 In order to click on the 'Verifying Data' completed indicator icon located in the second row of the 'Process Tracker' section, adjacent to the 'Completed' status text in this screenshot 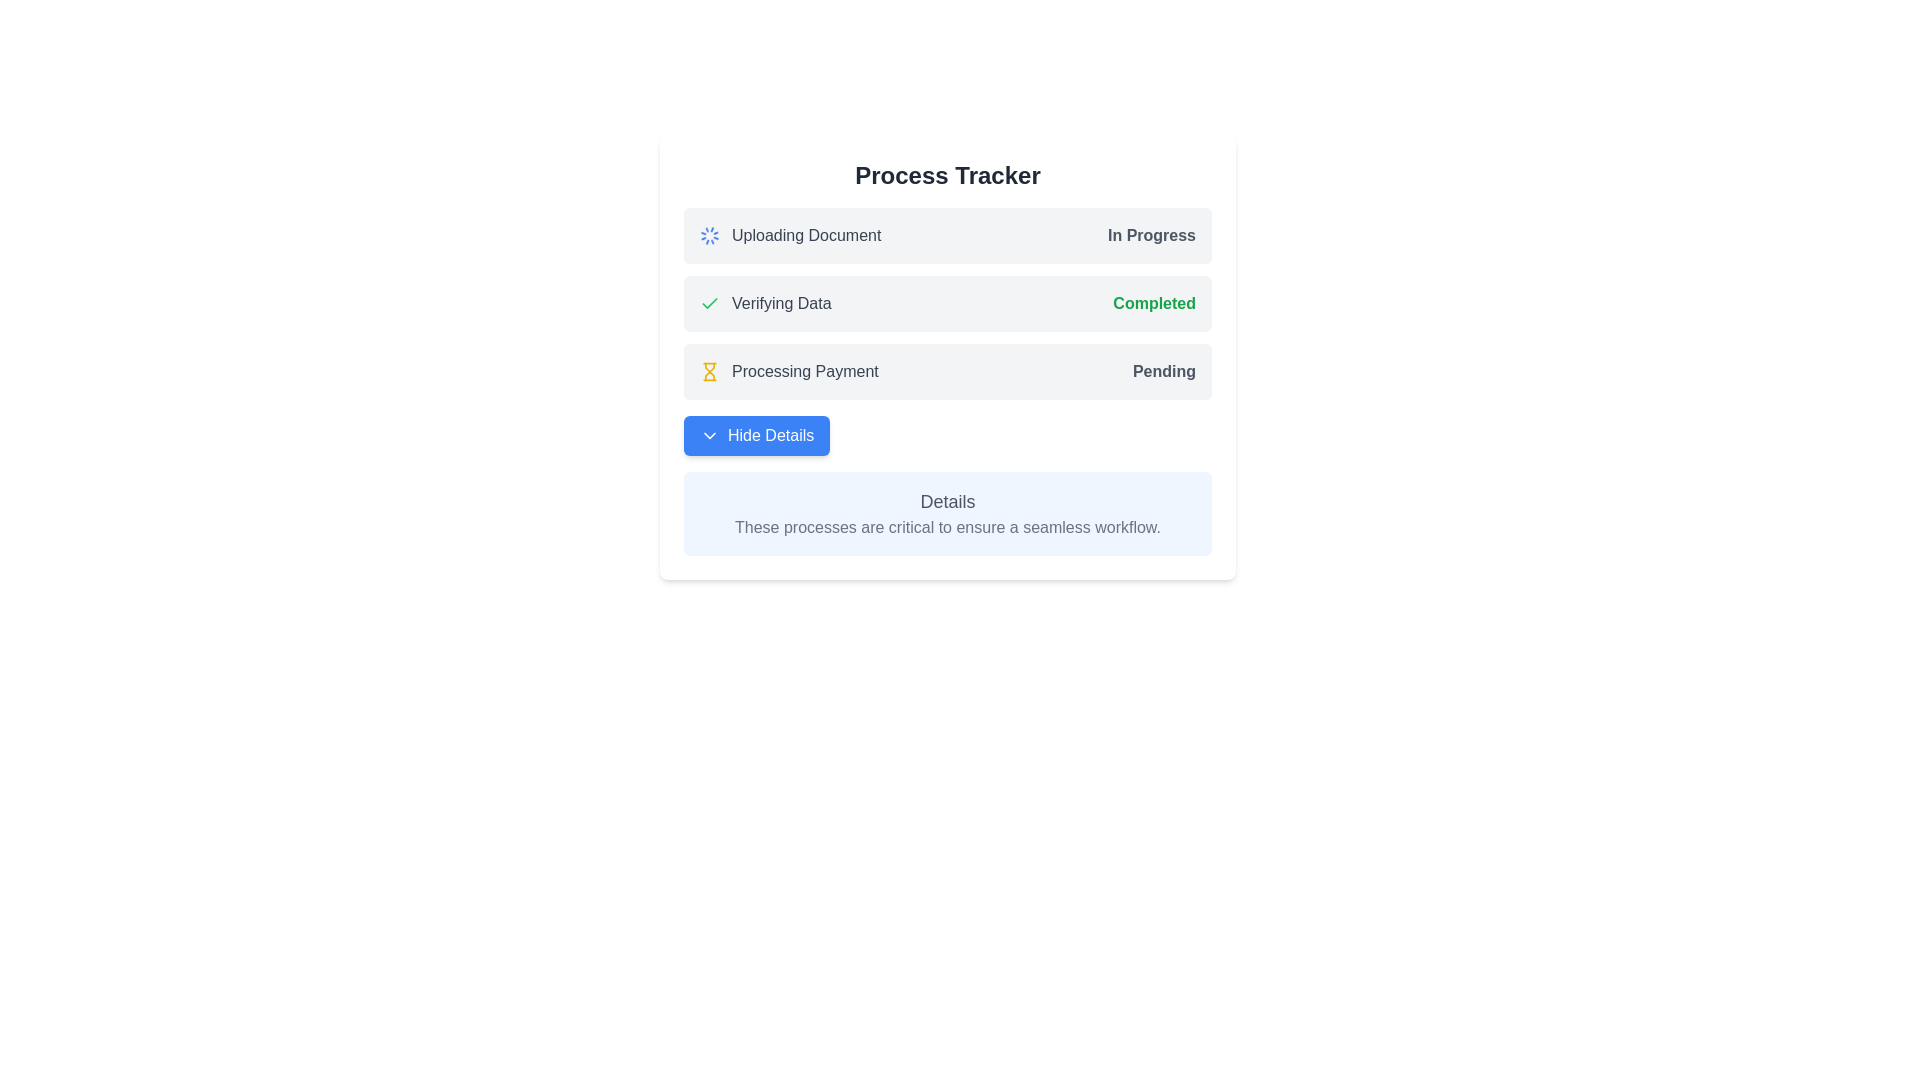, I will do `click(710, 303)`.